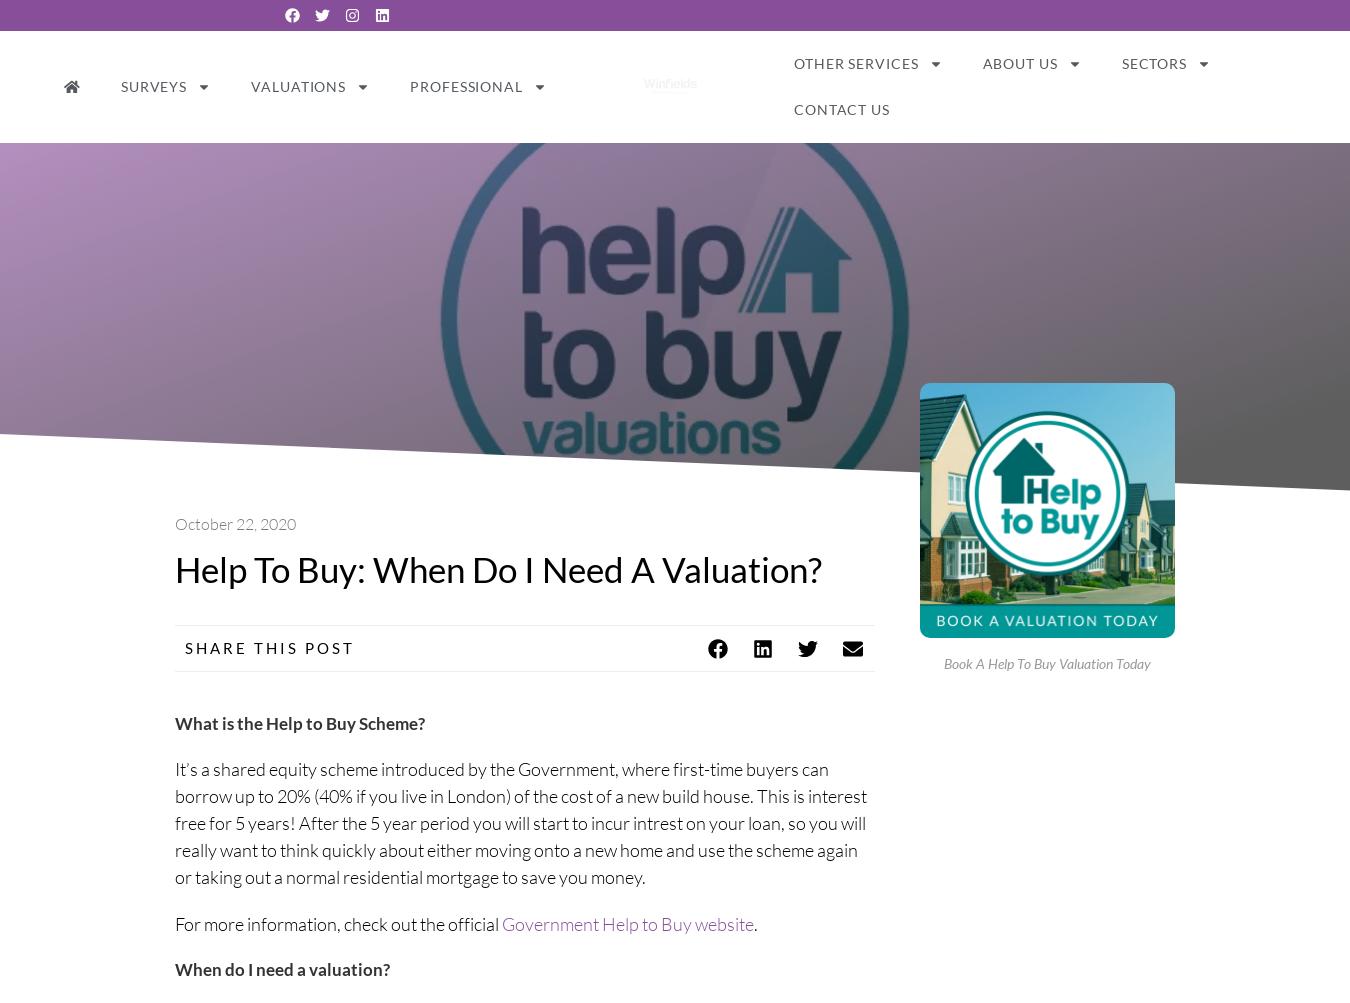 The image size is (1350, 1003). Describe the element at coordinates (297, 85) in the screenshot. I see `'Valuations'` at that location.